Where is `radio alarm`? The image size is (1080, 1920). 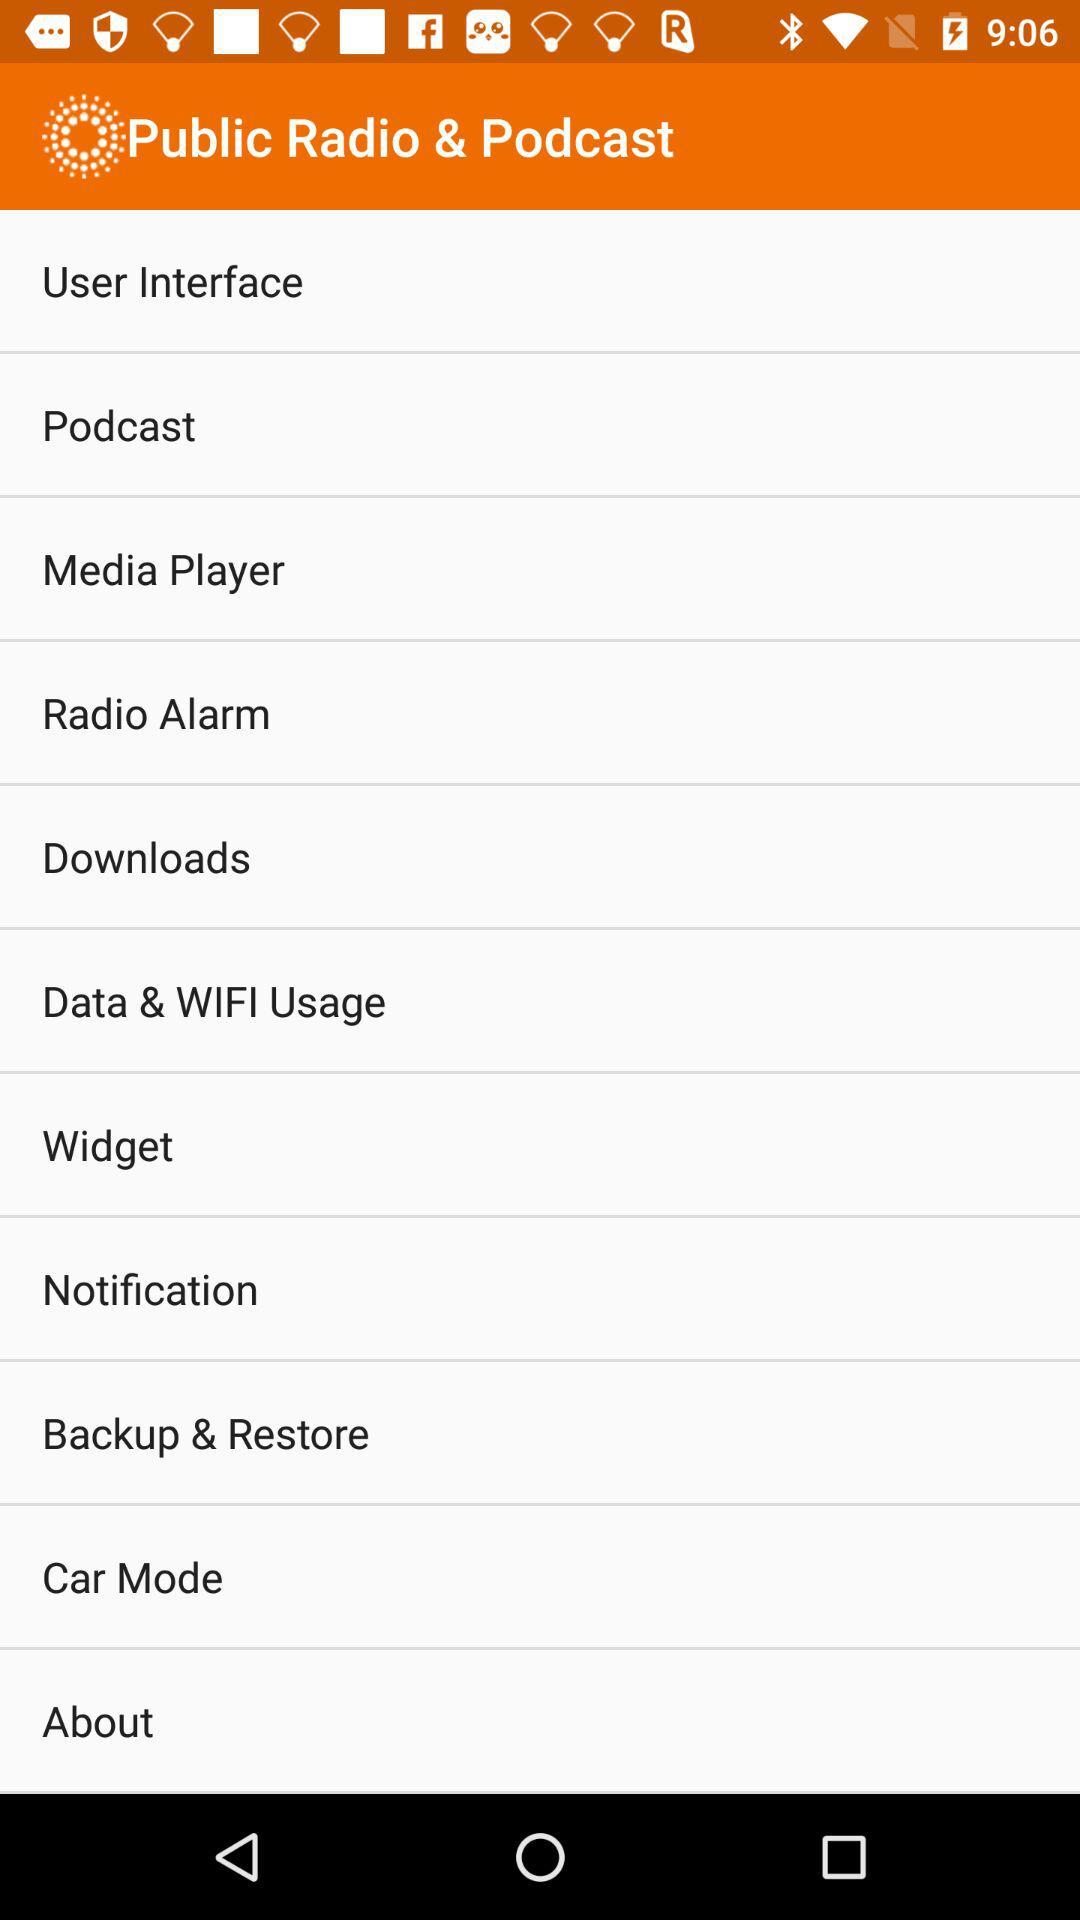
radio alarm is located at coordinates (155, 712).